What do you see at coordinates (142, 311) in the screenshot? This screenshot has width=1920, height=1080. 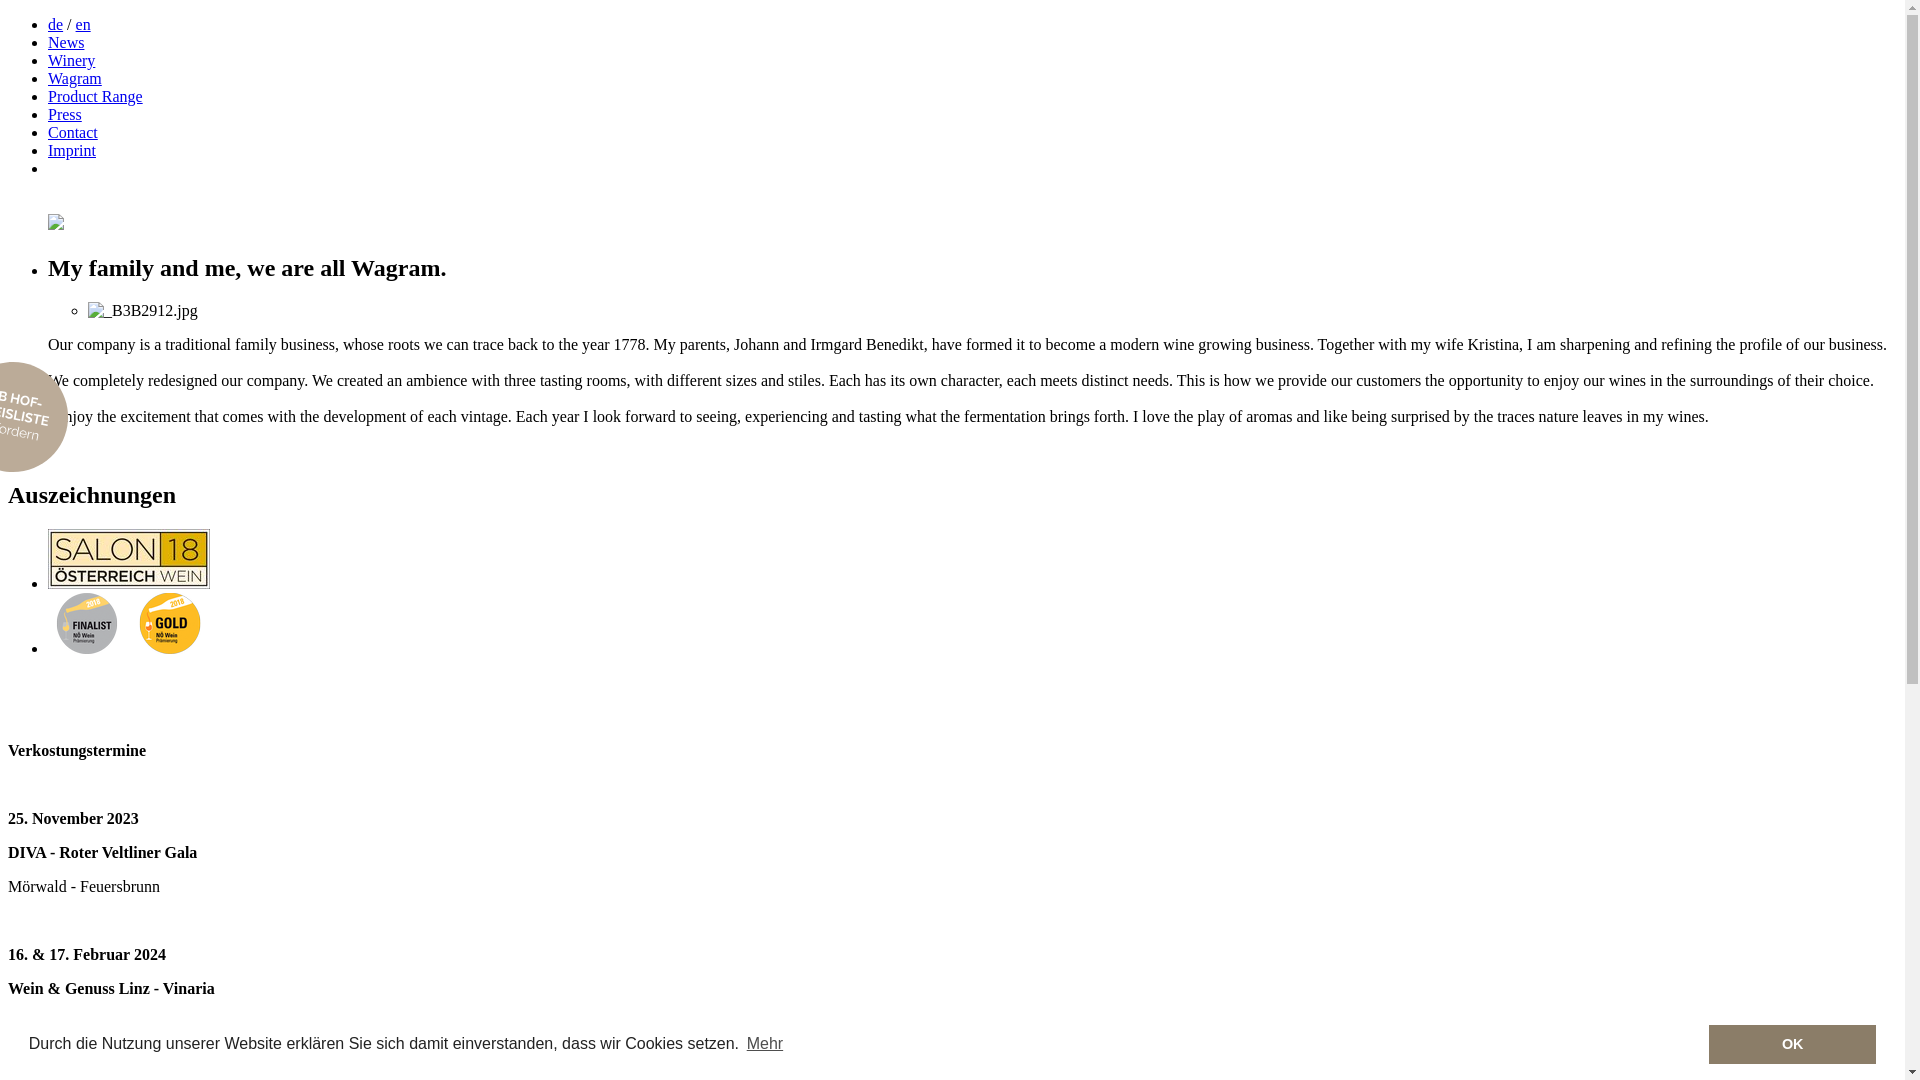 I see `'_B3B2912.jpg'` at bounding box center [142, 311].